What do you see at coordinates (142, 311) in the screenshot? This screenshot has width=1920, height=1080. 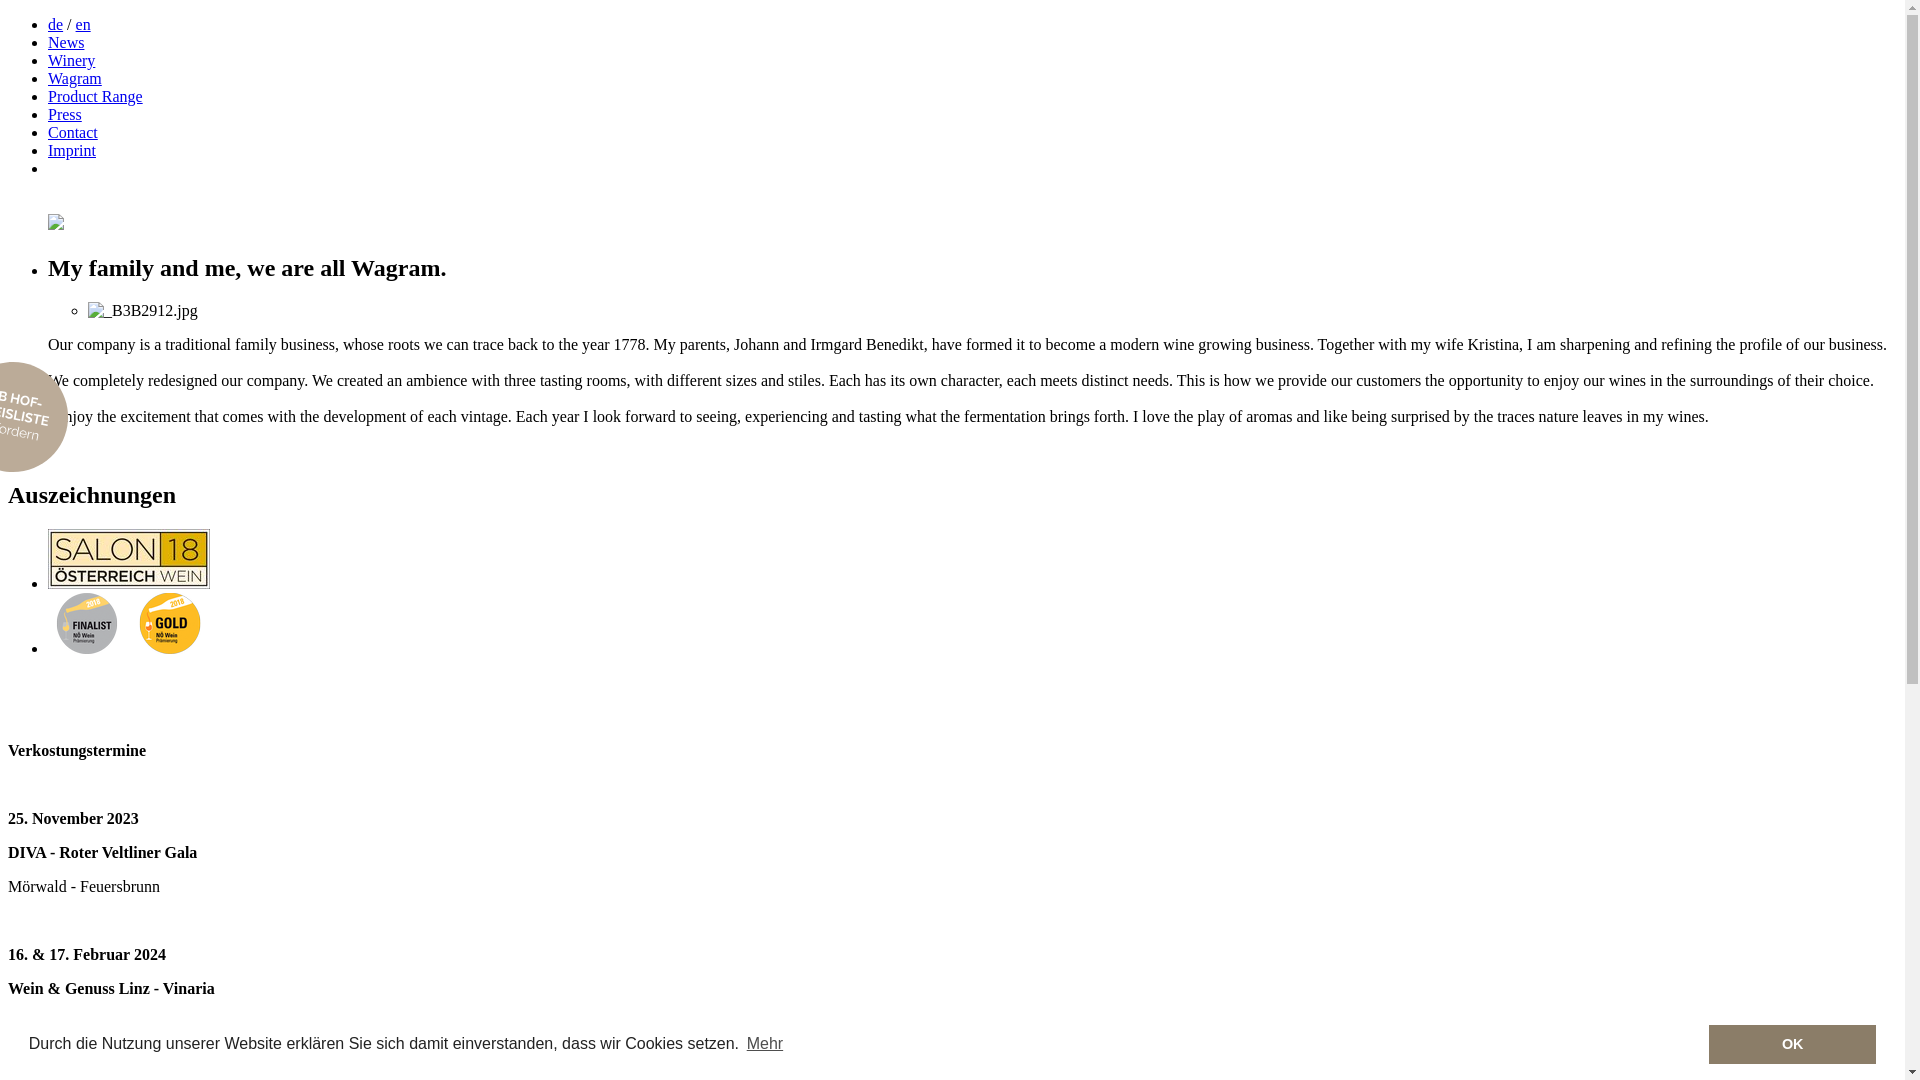 I see `'_B3B2912.jpg'` at bounding box center [142, 311].